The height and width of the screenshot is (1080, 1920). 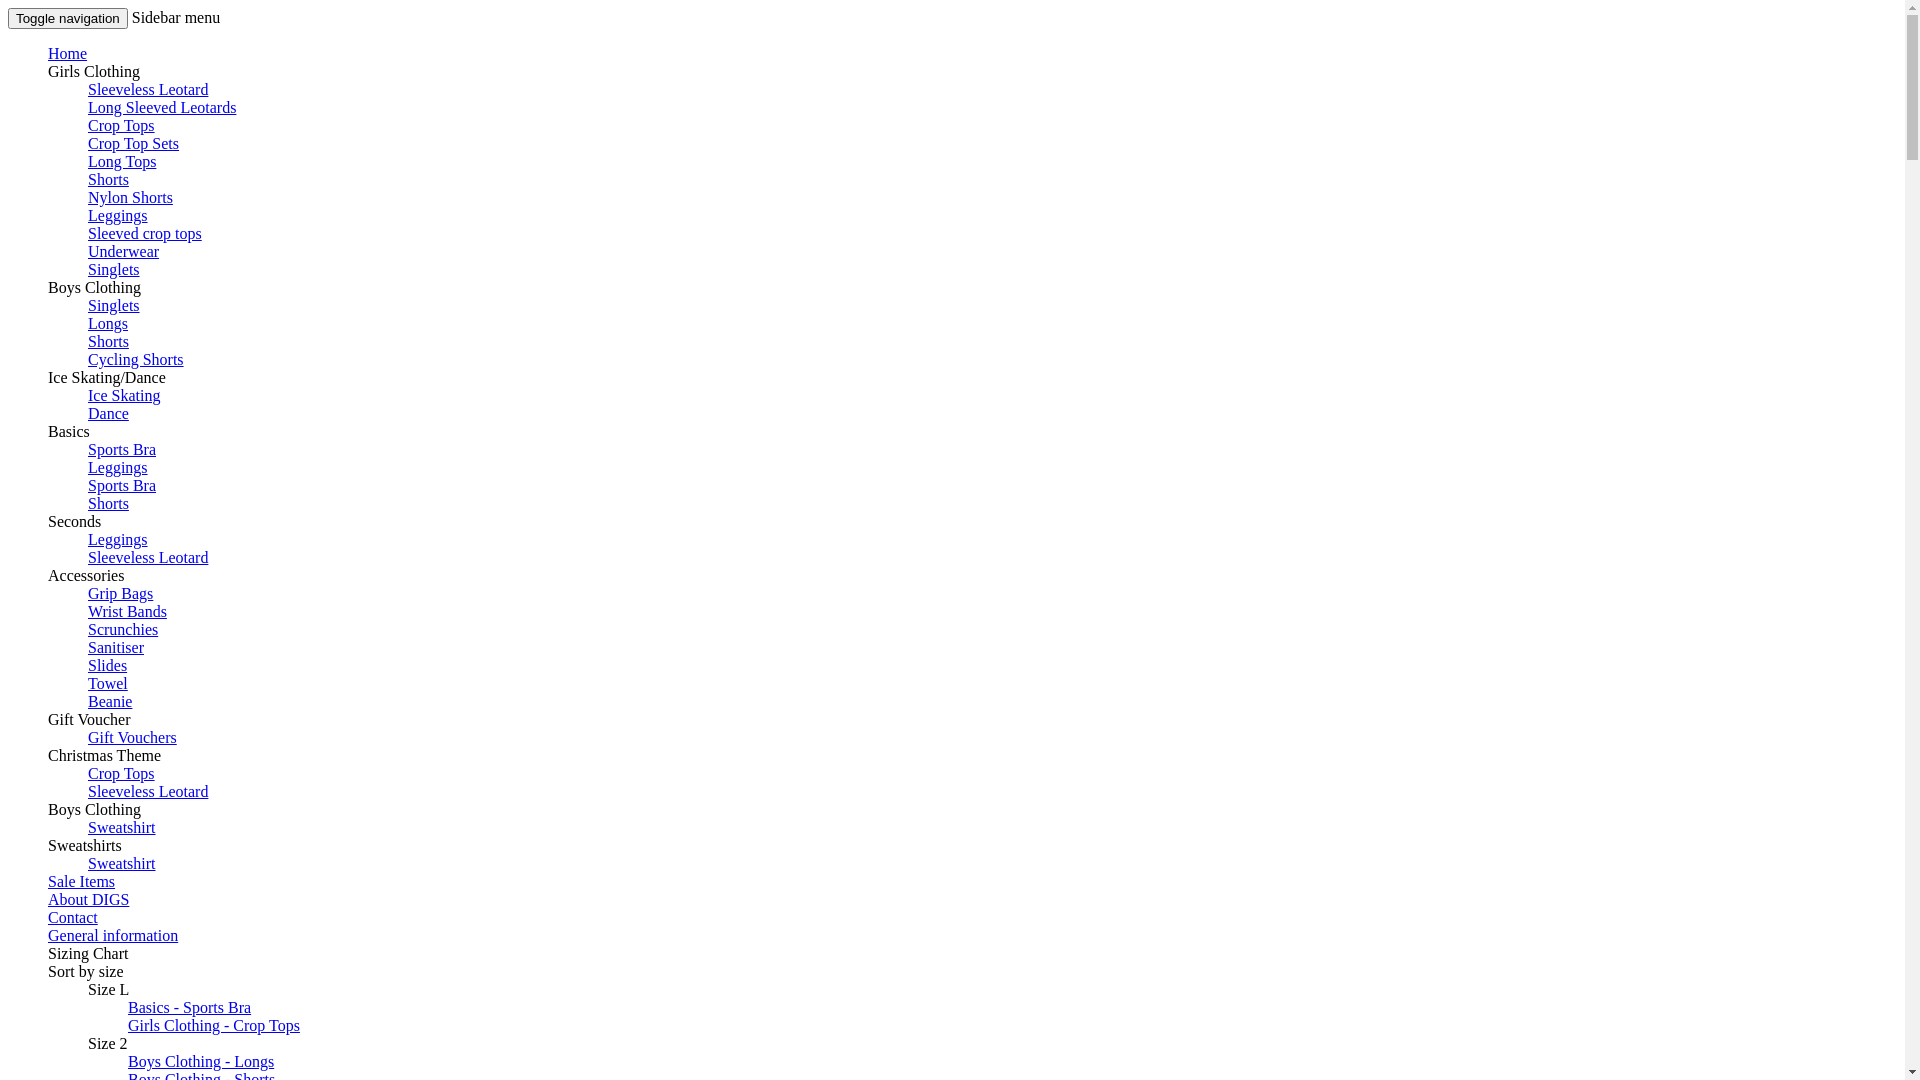 What do you see at coordinates (48, 575) in the screenshot?
I see `'Accessories'` at bounding box center [48, 575].